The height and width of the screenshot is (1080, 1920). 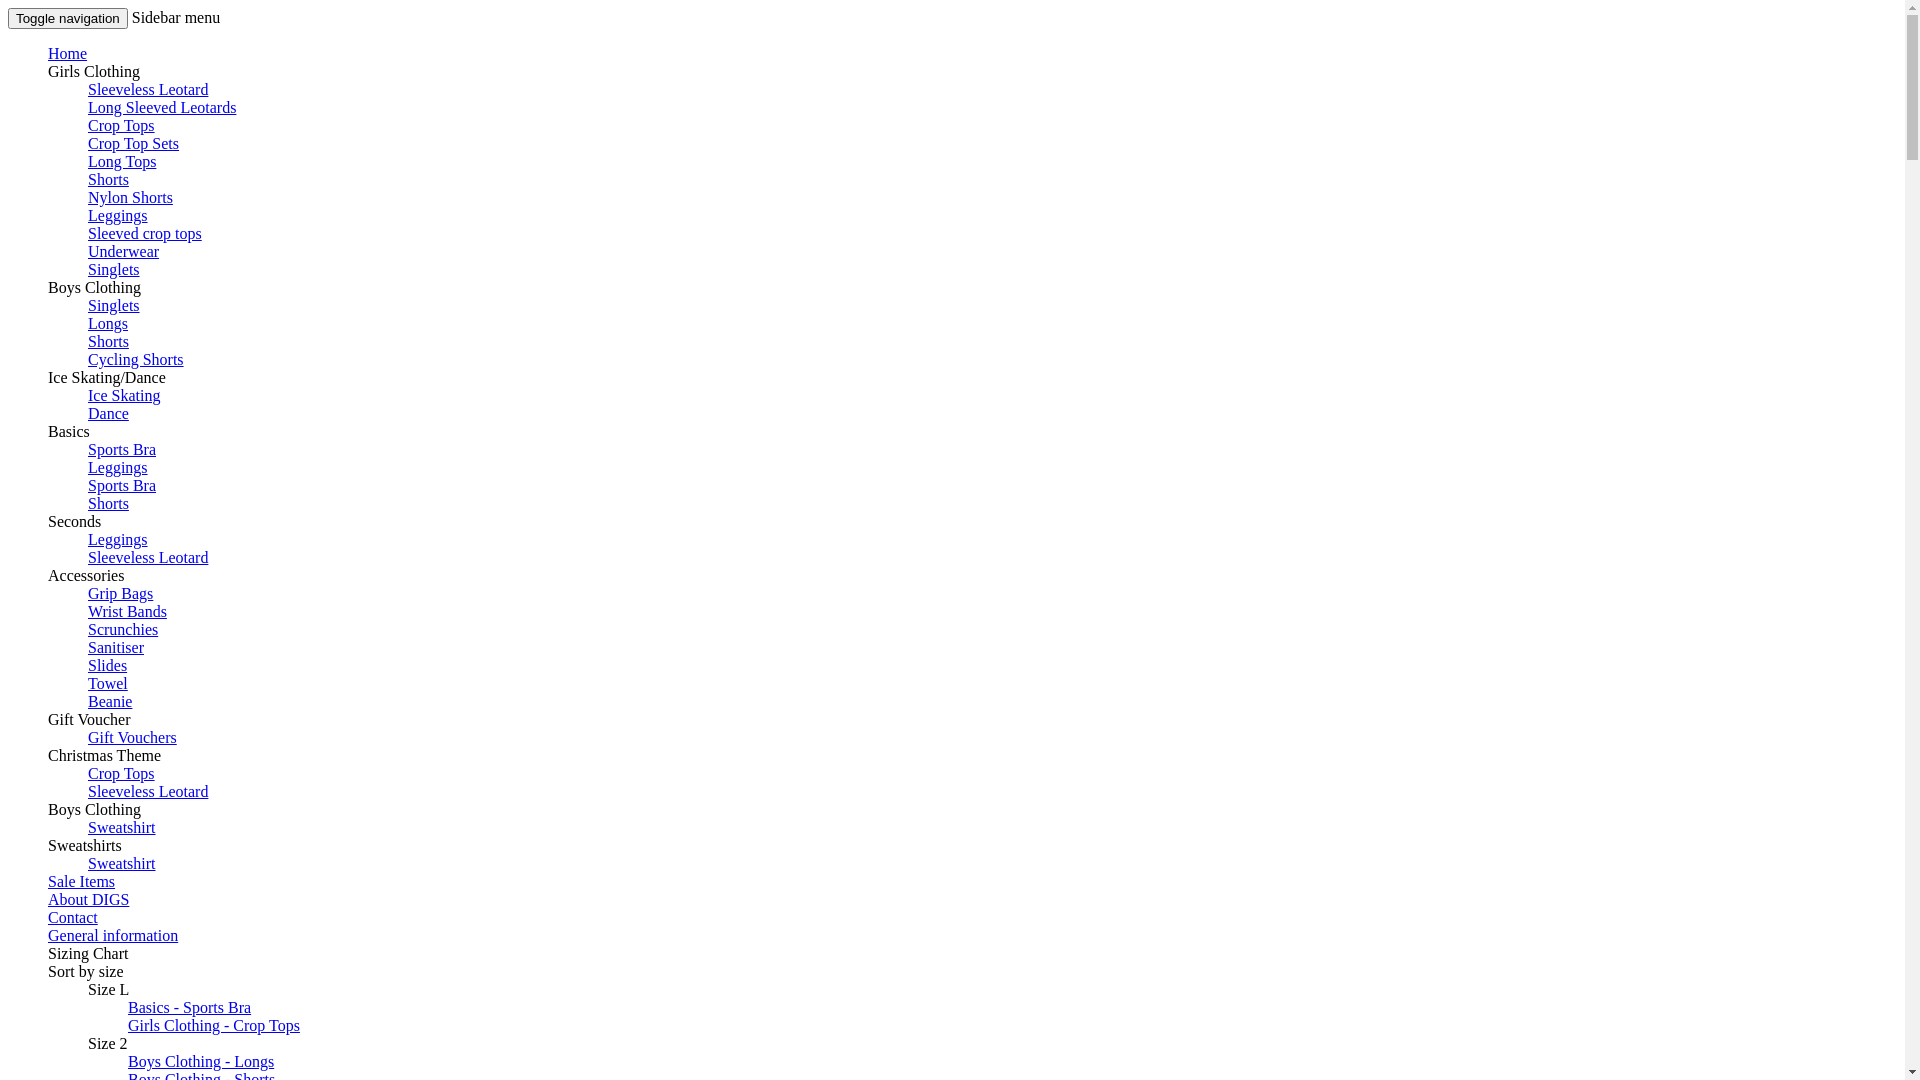 What do you see at coordinates (48, 575) in the screenshot?
I see `'Accessories'` at bounding box center [48, 575].